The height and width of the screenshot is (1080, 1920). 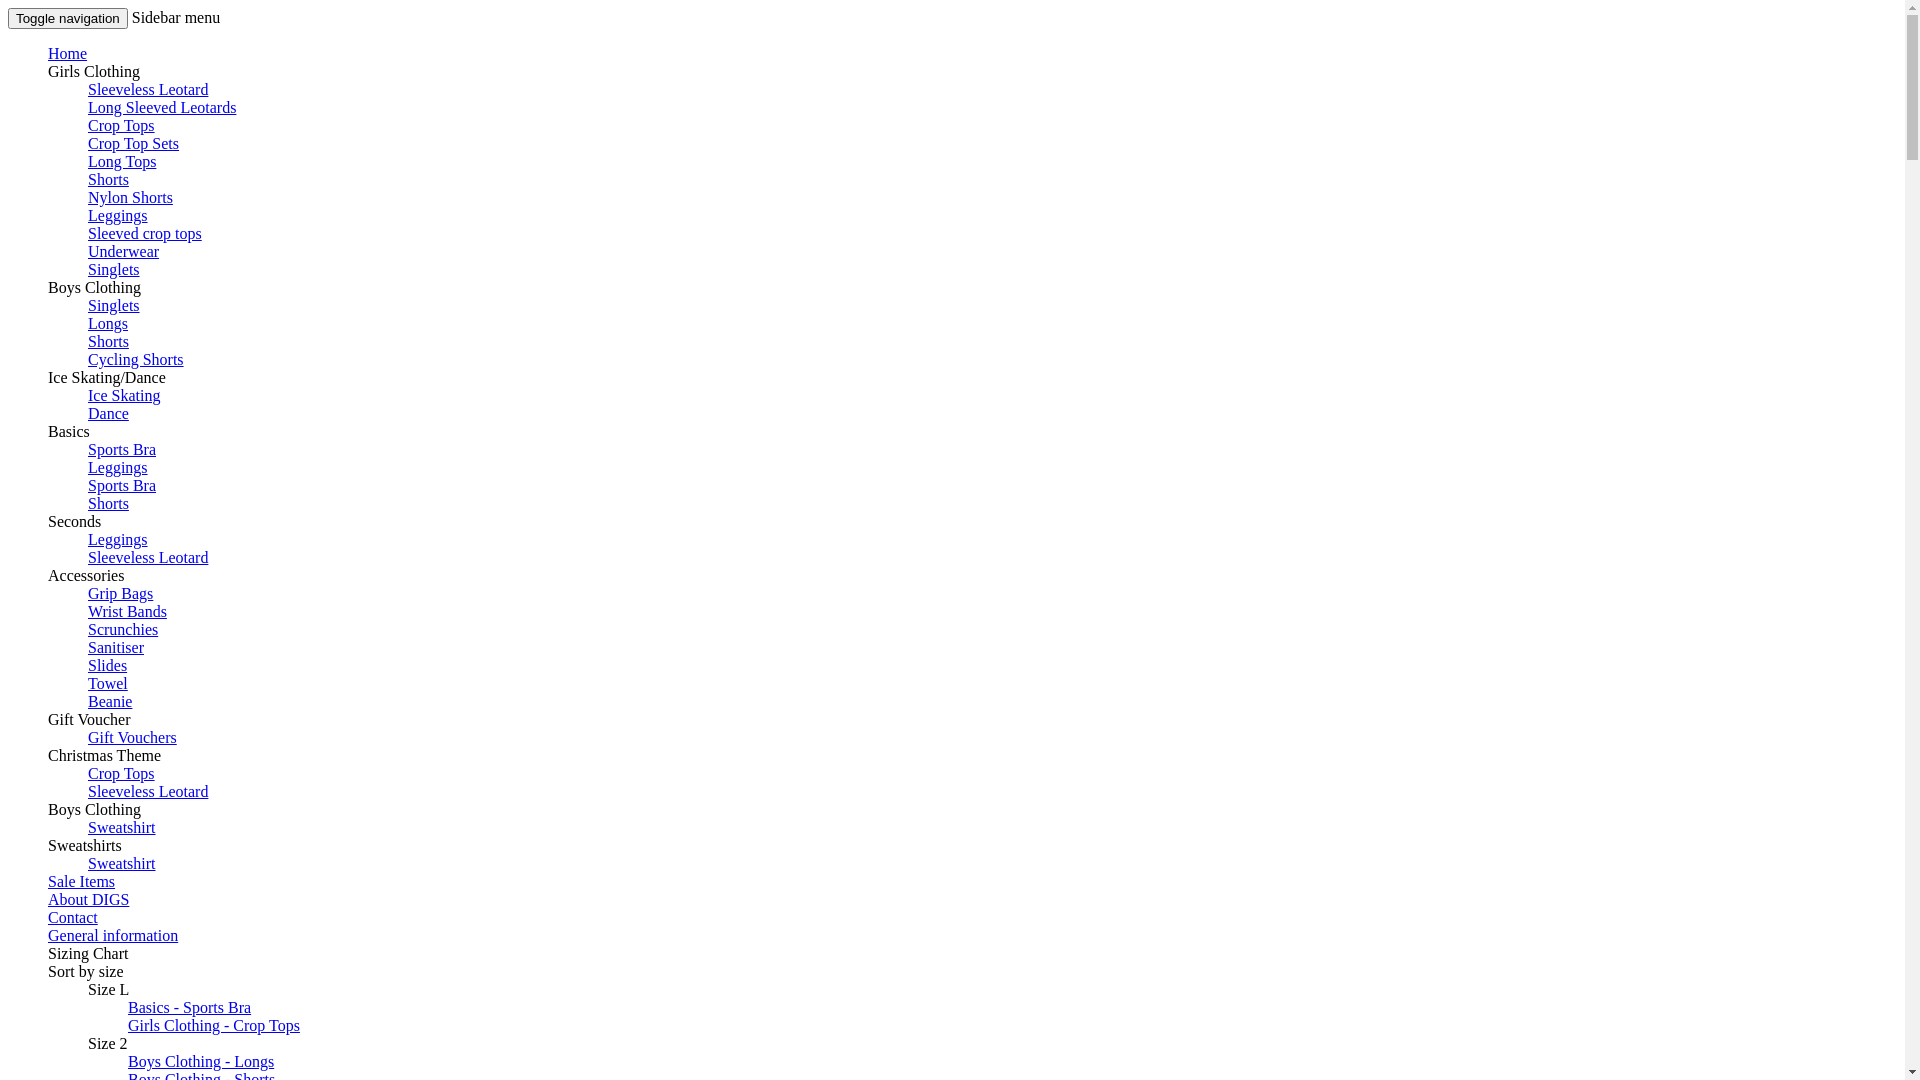 What do you see at coordinates (48, 575) in the screenshot?
I see `'Accessories'` at bounding box center [48, 575].